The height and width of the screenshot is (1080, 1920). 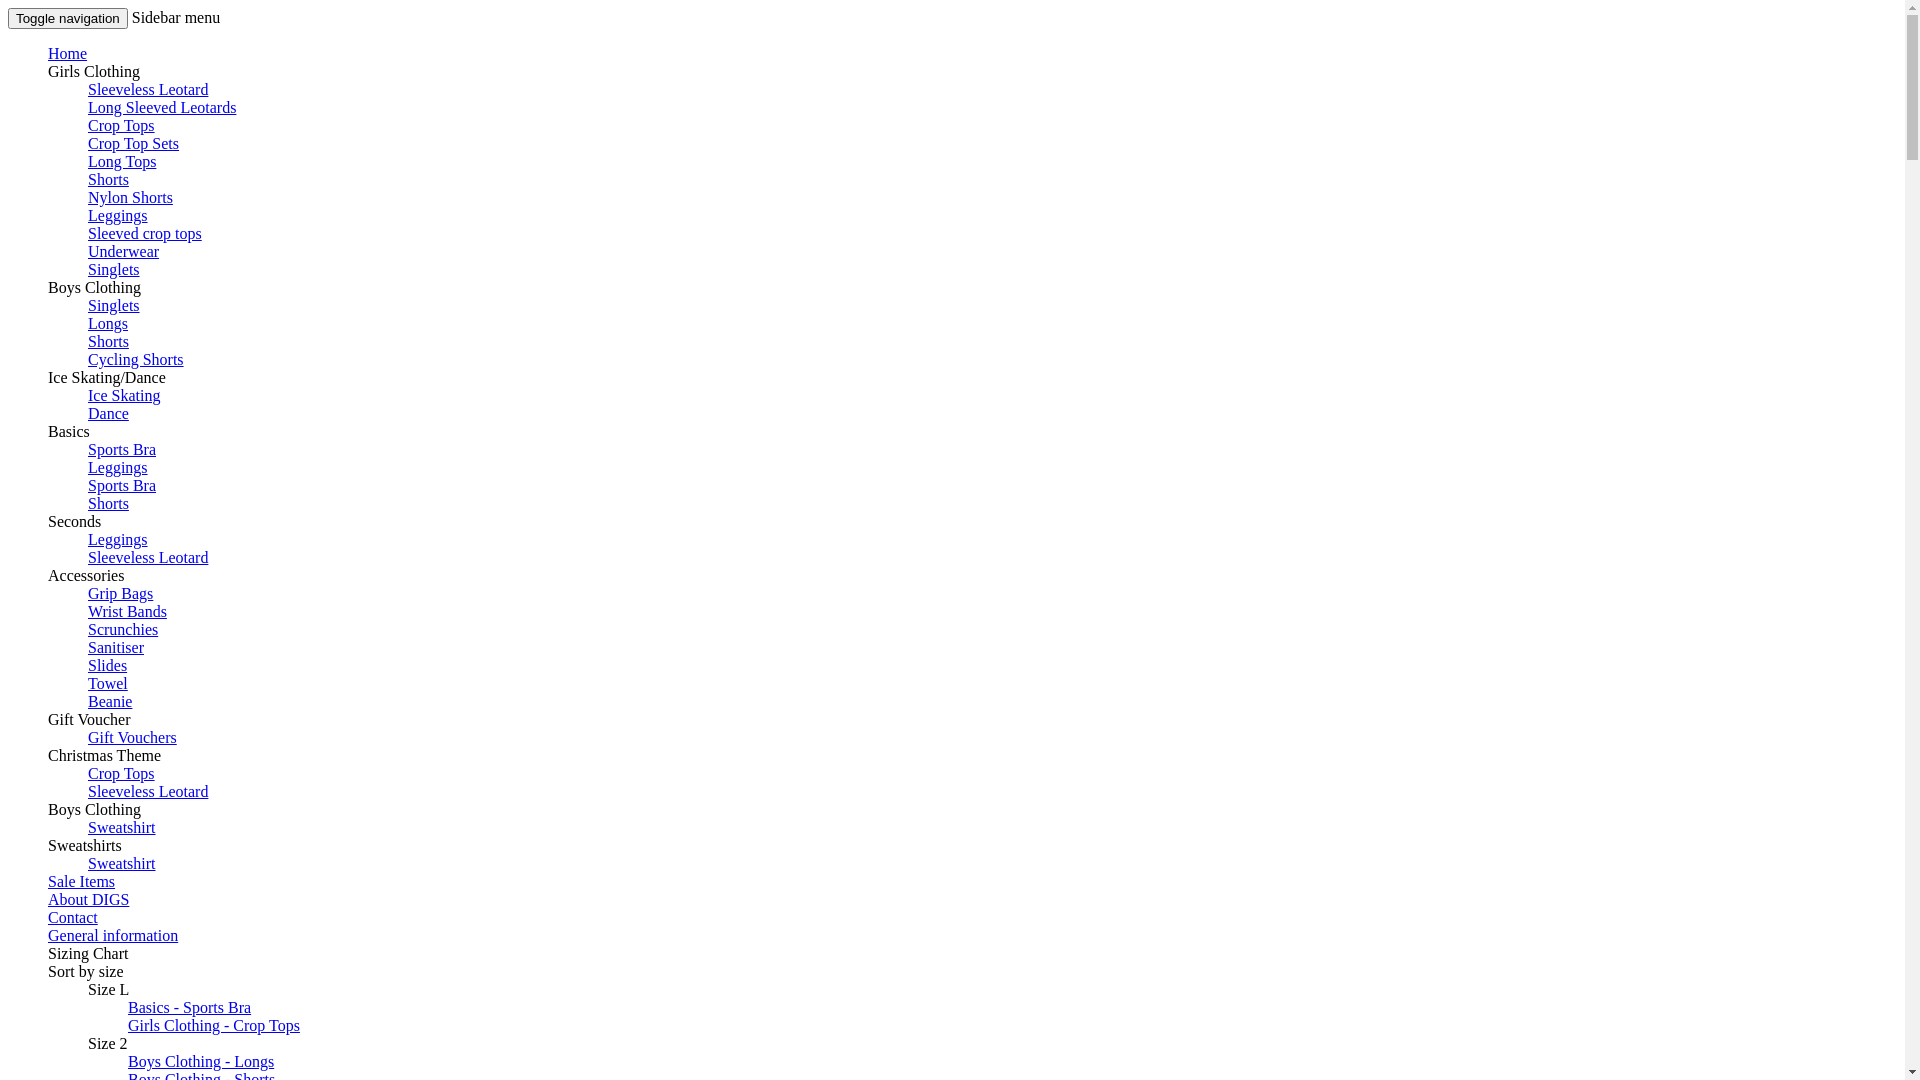 What do you see at coordinates (48, 575) in the screenshot?
I see `'Accessories'` at bounding box center [48, 575].